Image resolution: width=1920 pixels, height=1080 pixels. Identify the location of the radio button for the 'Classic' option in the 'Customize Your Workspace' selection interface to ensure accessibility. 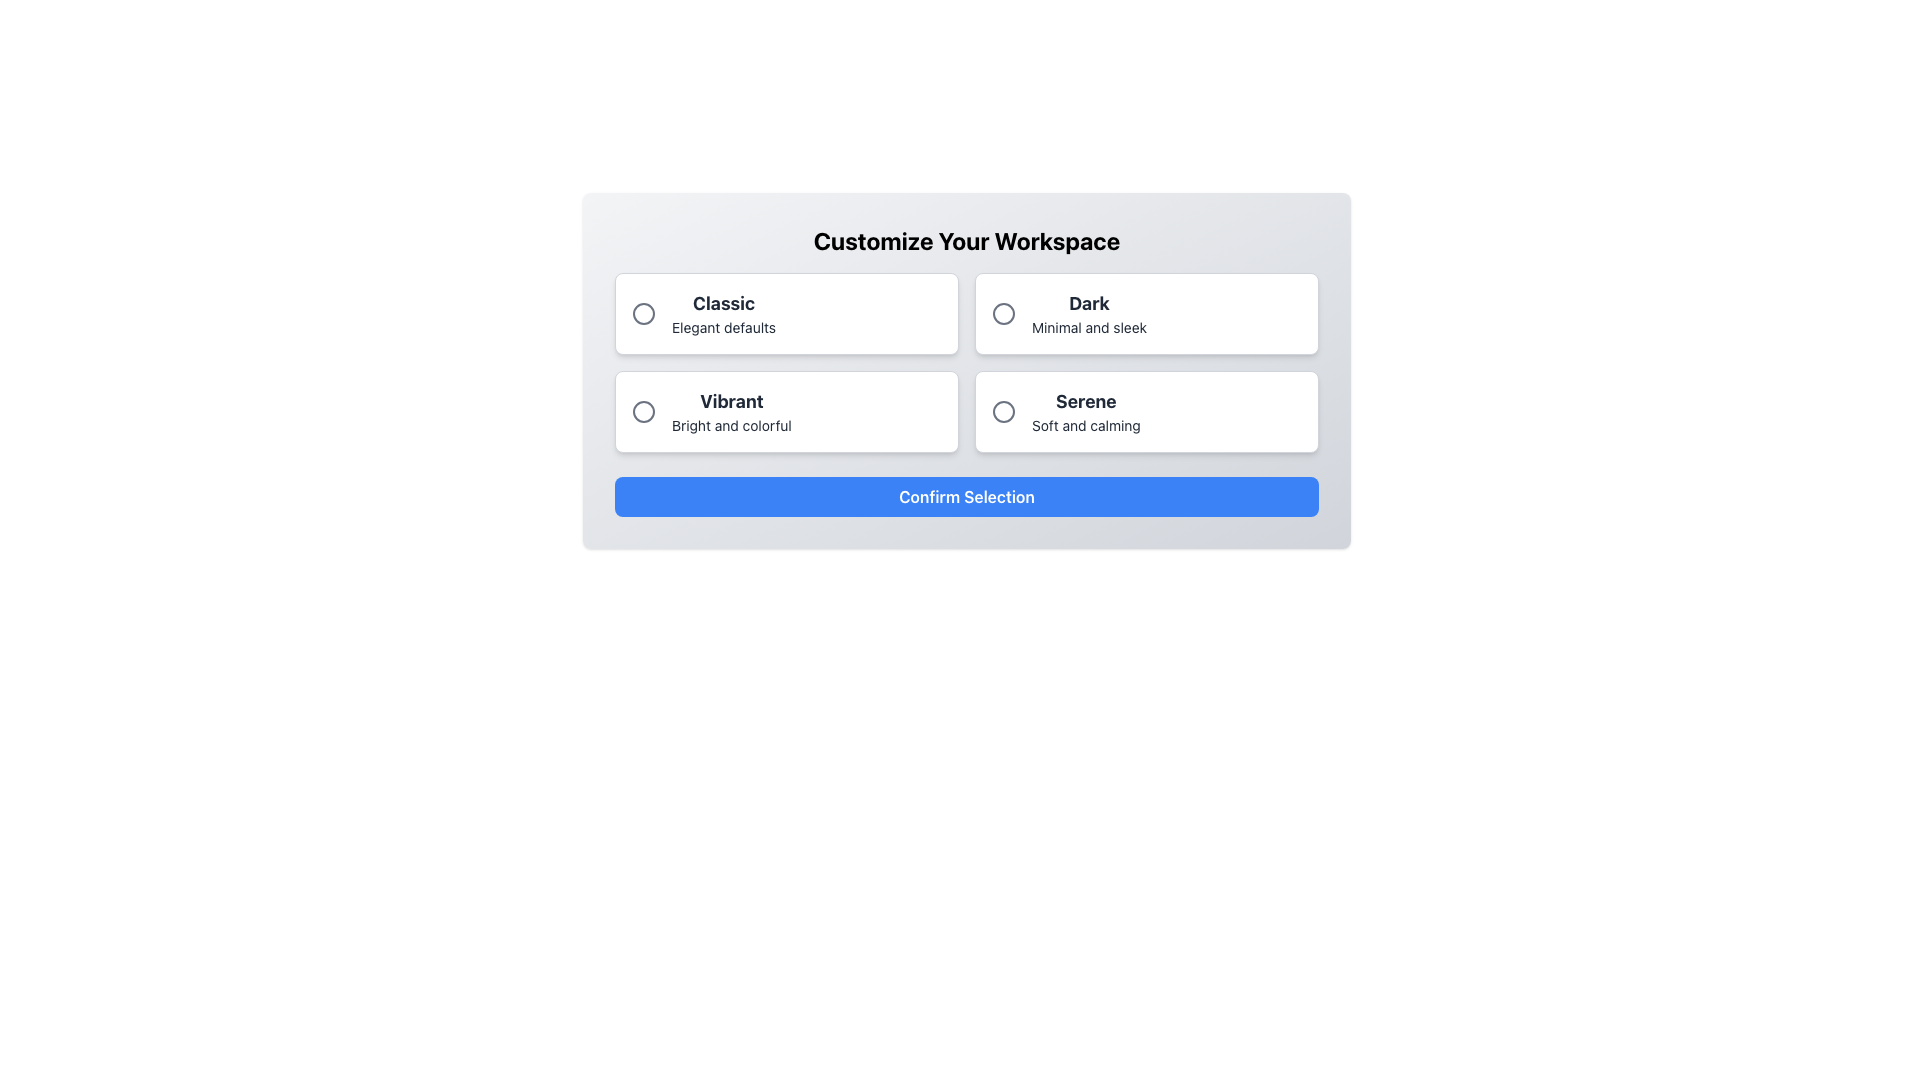
(643, 313).